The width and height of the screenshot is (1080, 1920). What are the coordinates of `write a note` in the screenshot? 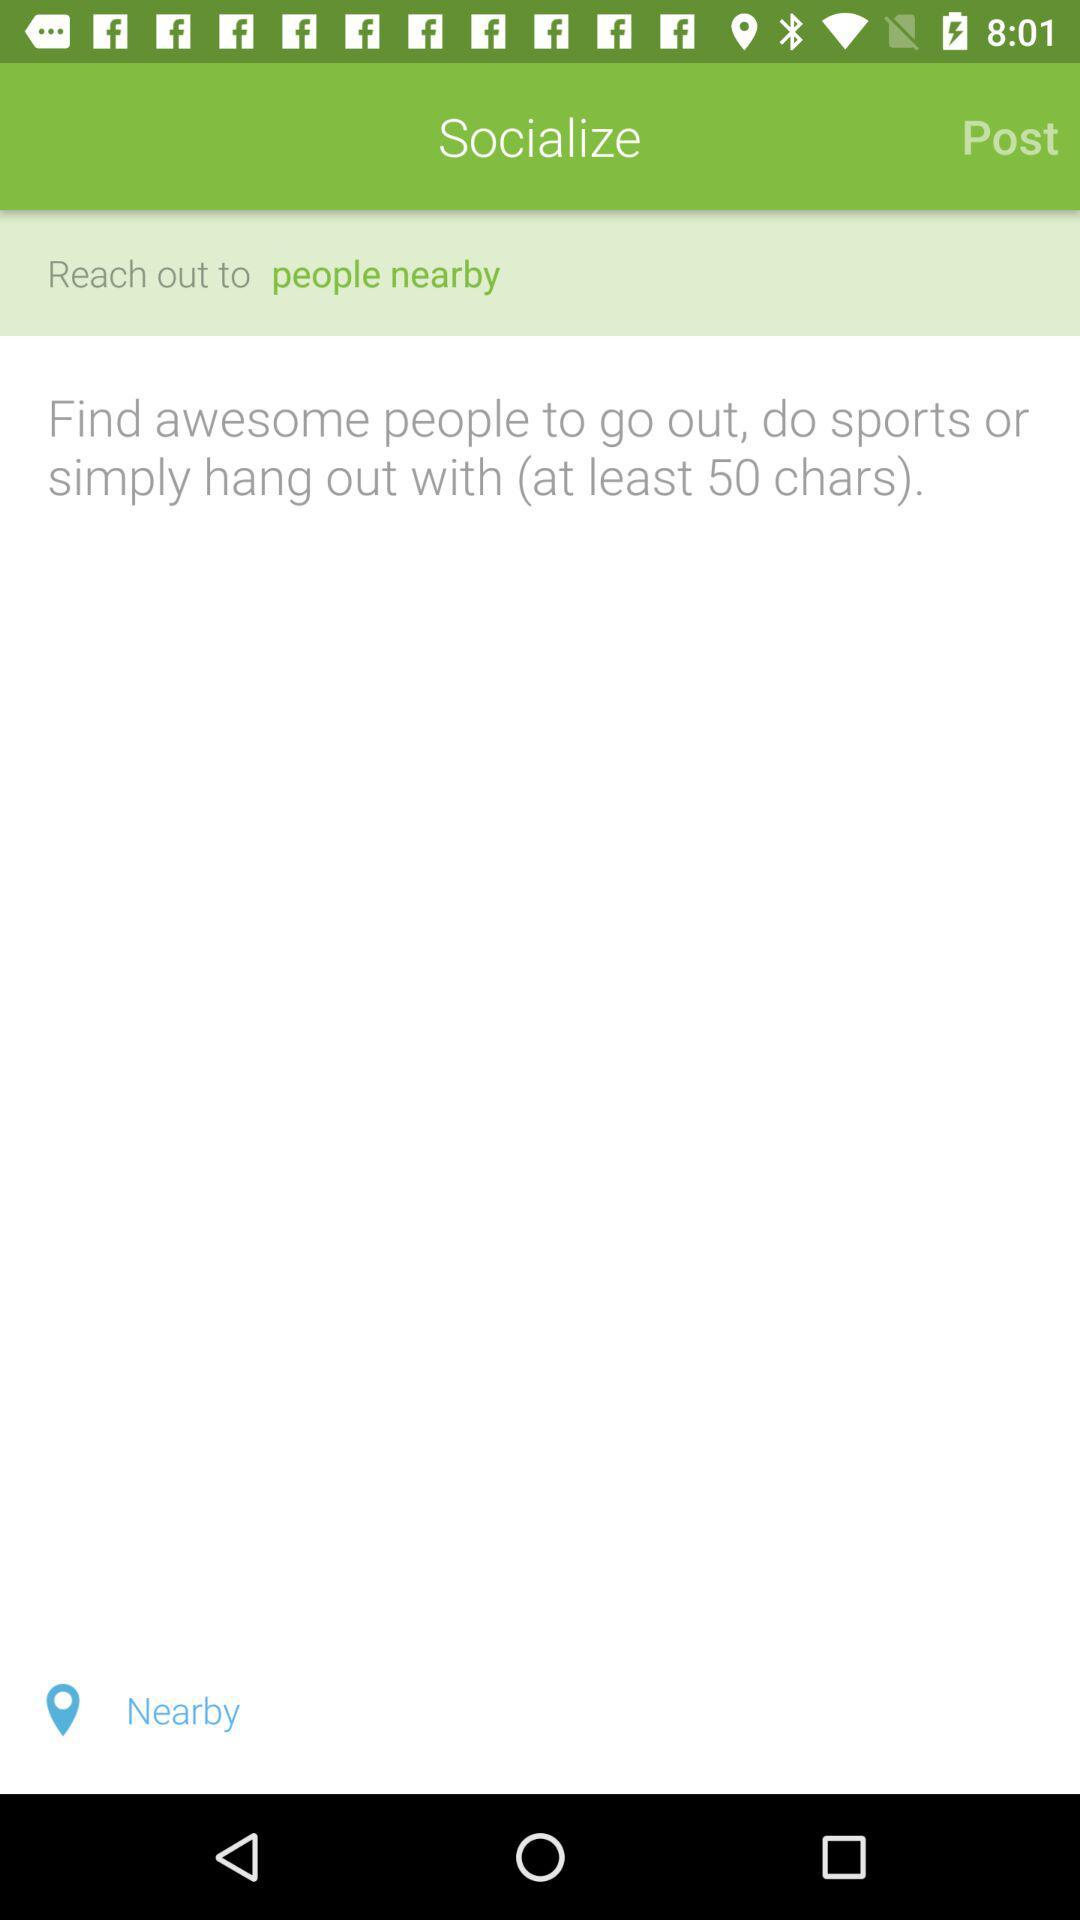 It's located at (540, 980).